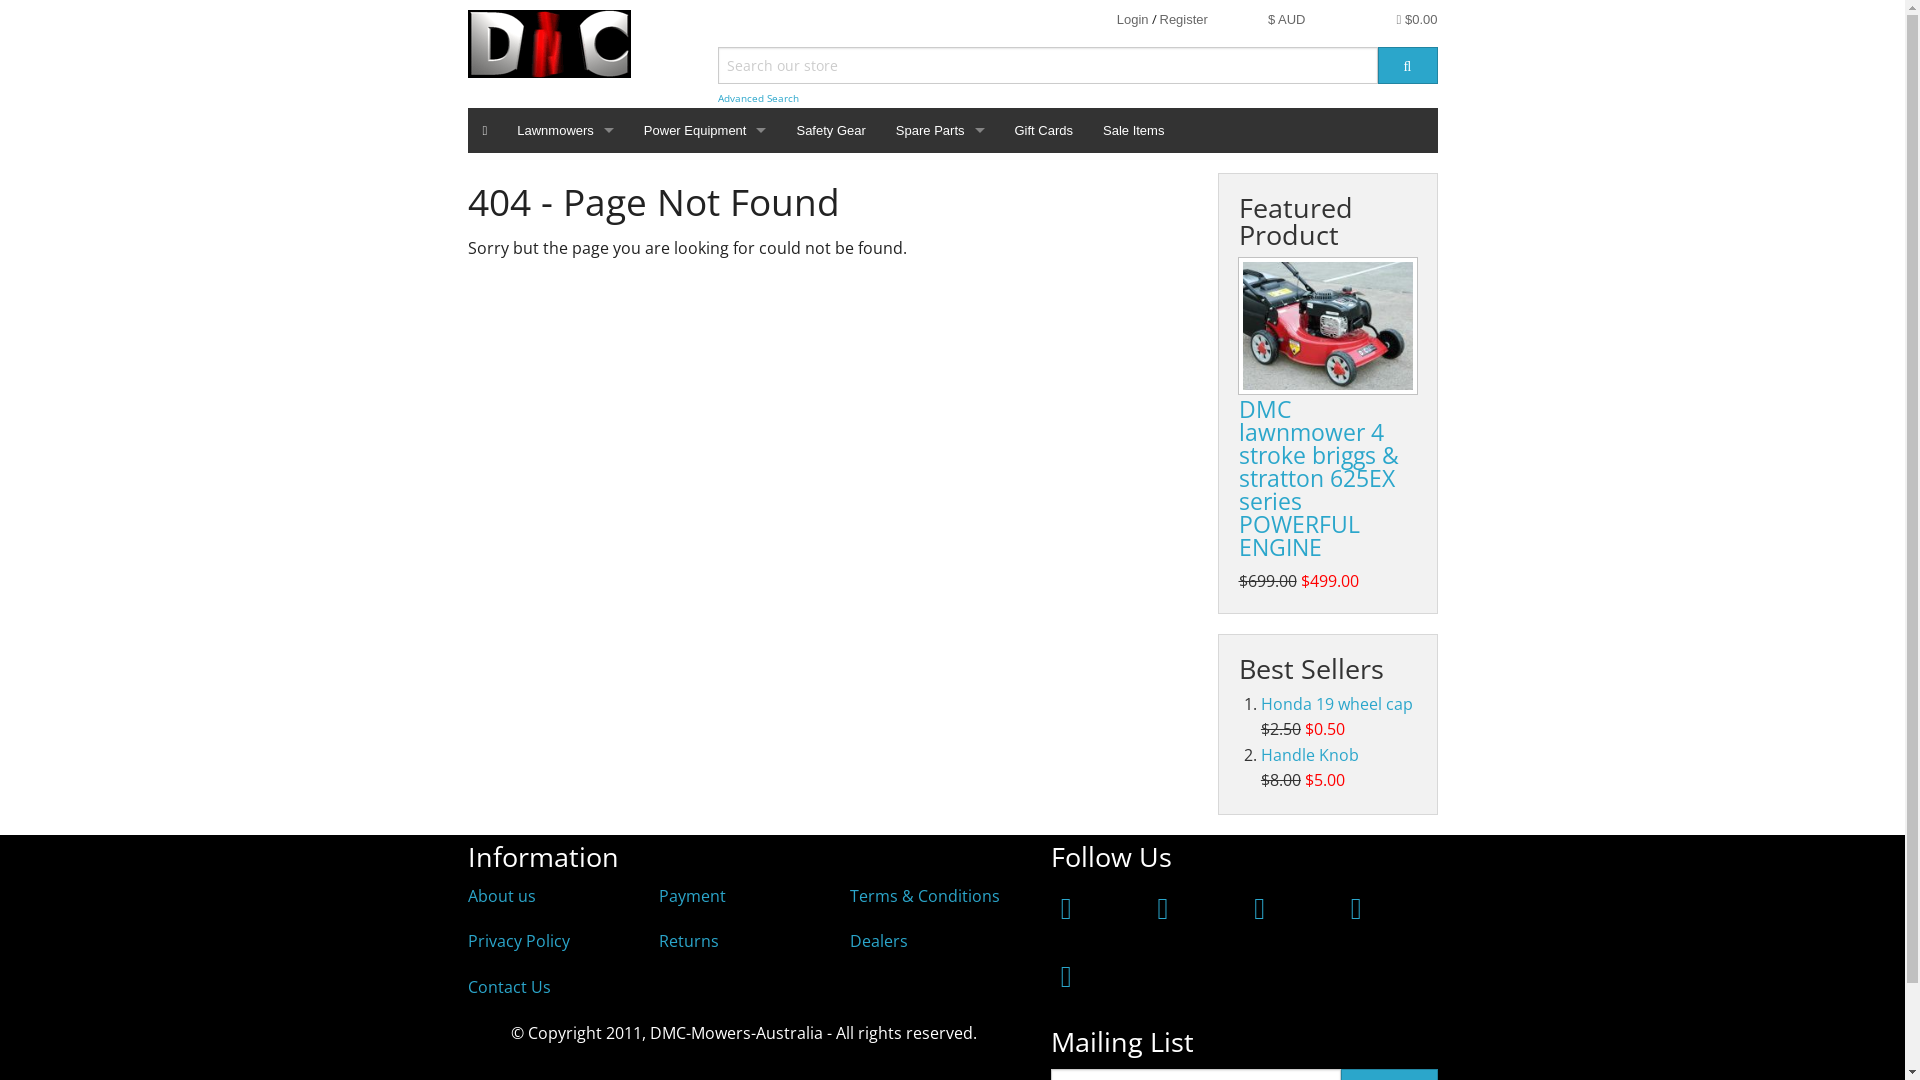 This screenshot has width=1920, height=1080. What do you see at coordinates (1065, 907) in the screenshot?
I see `'Facebook'` at bounding box center [1065, 907].